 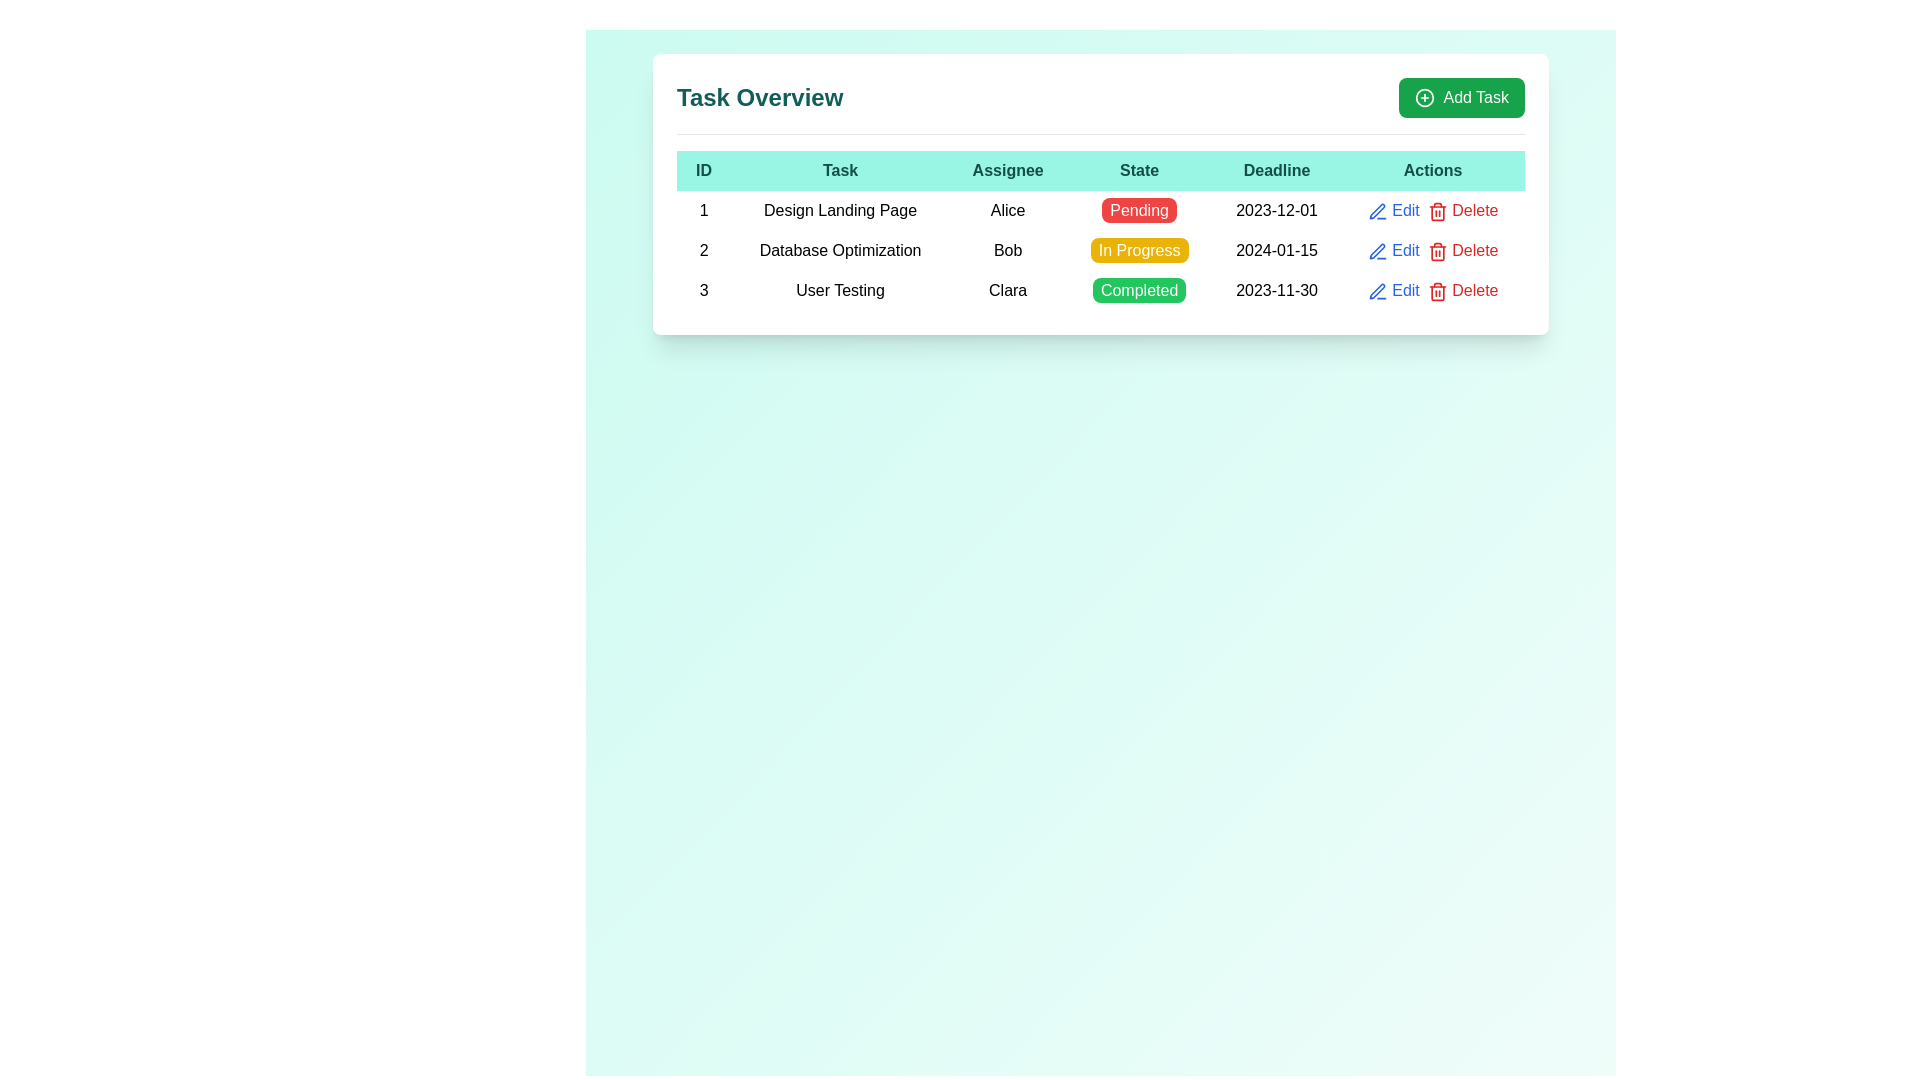 I want to click on the green 'Completed' status indicator button located in the third row of the table under the 'State' column, so click(x=1099, y=290).